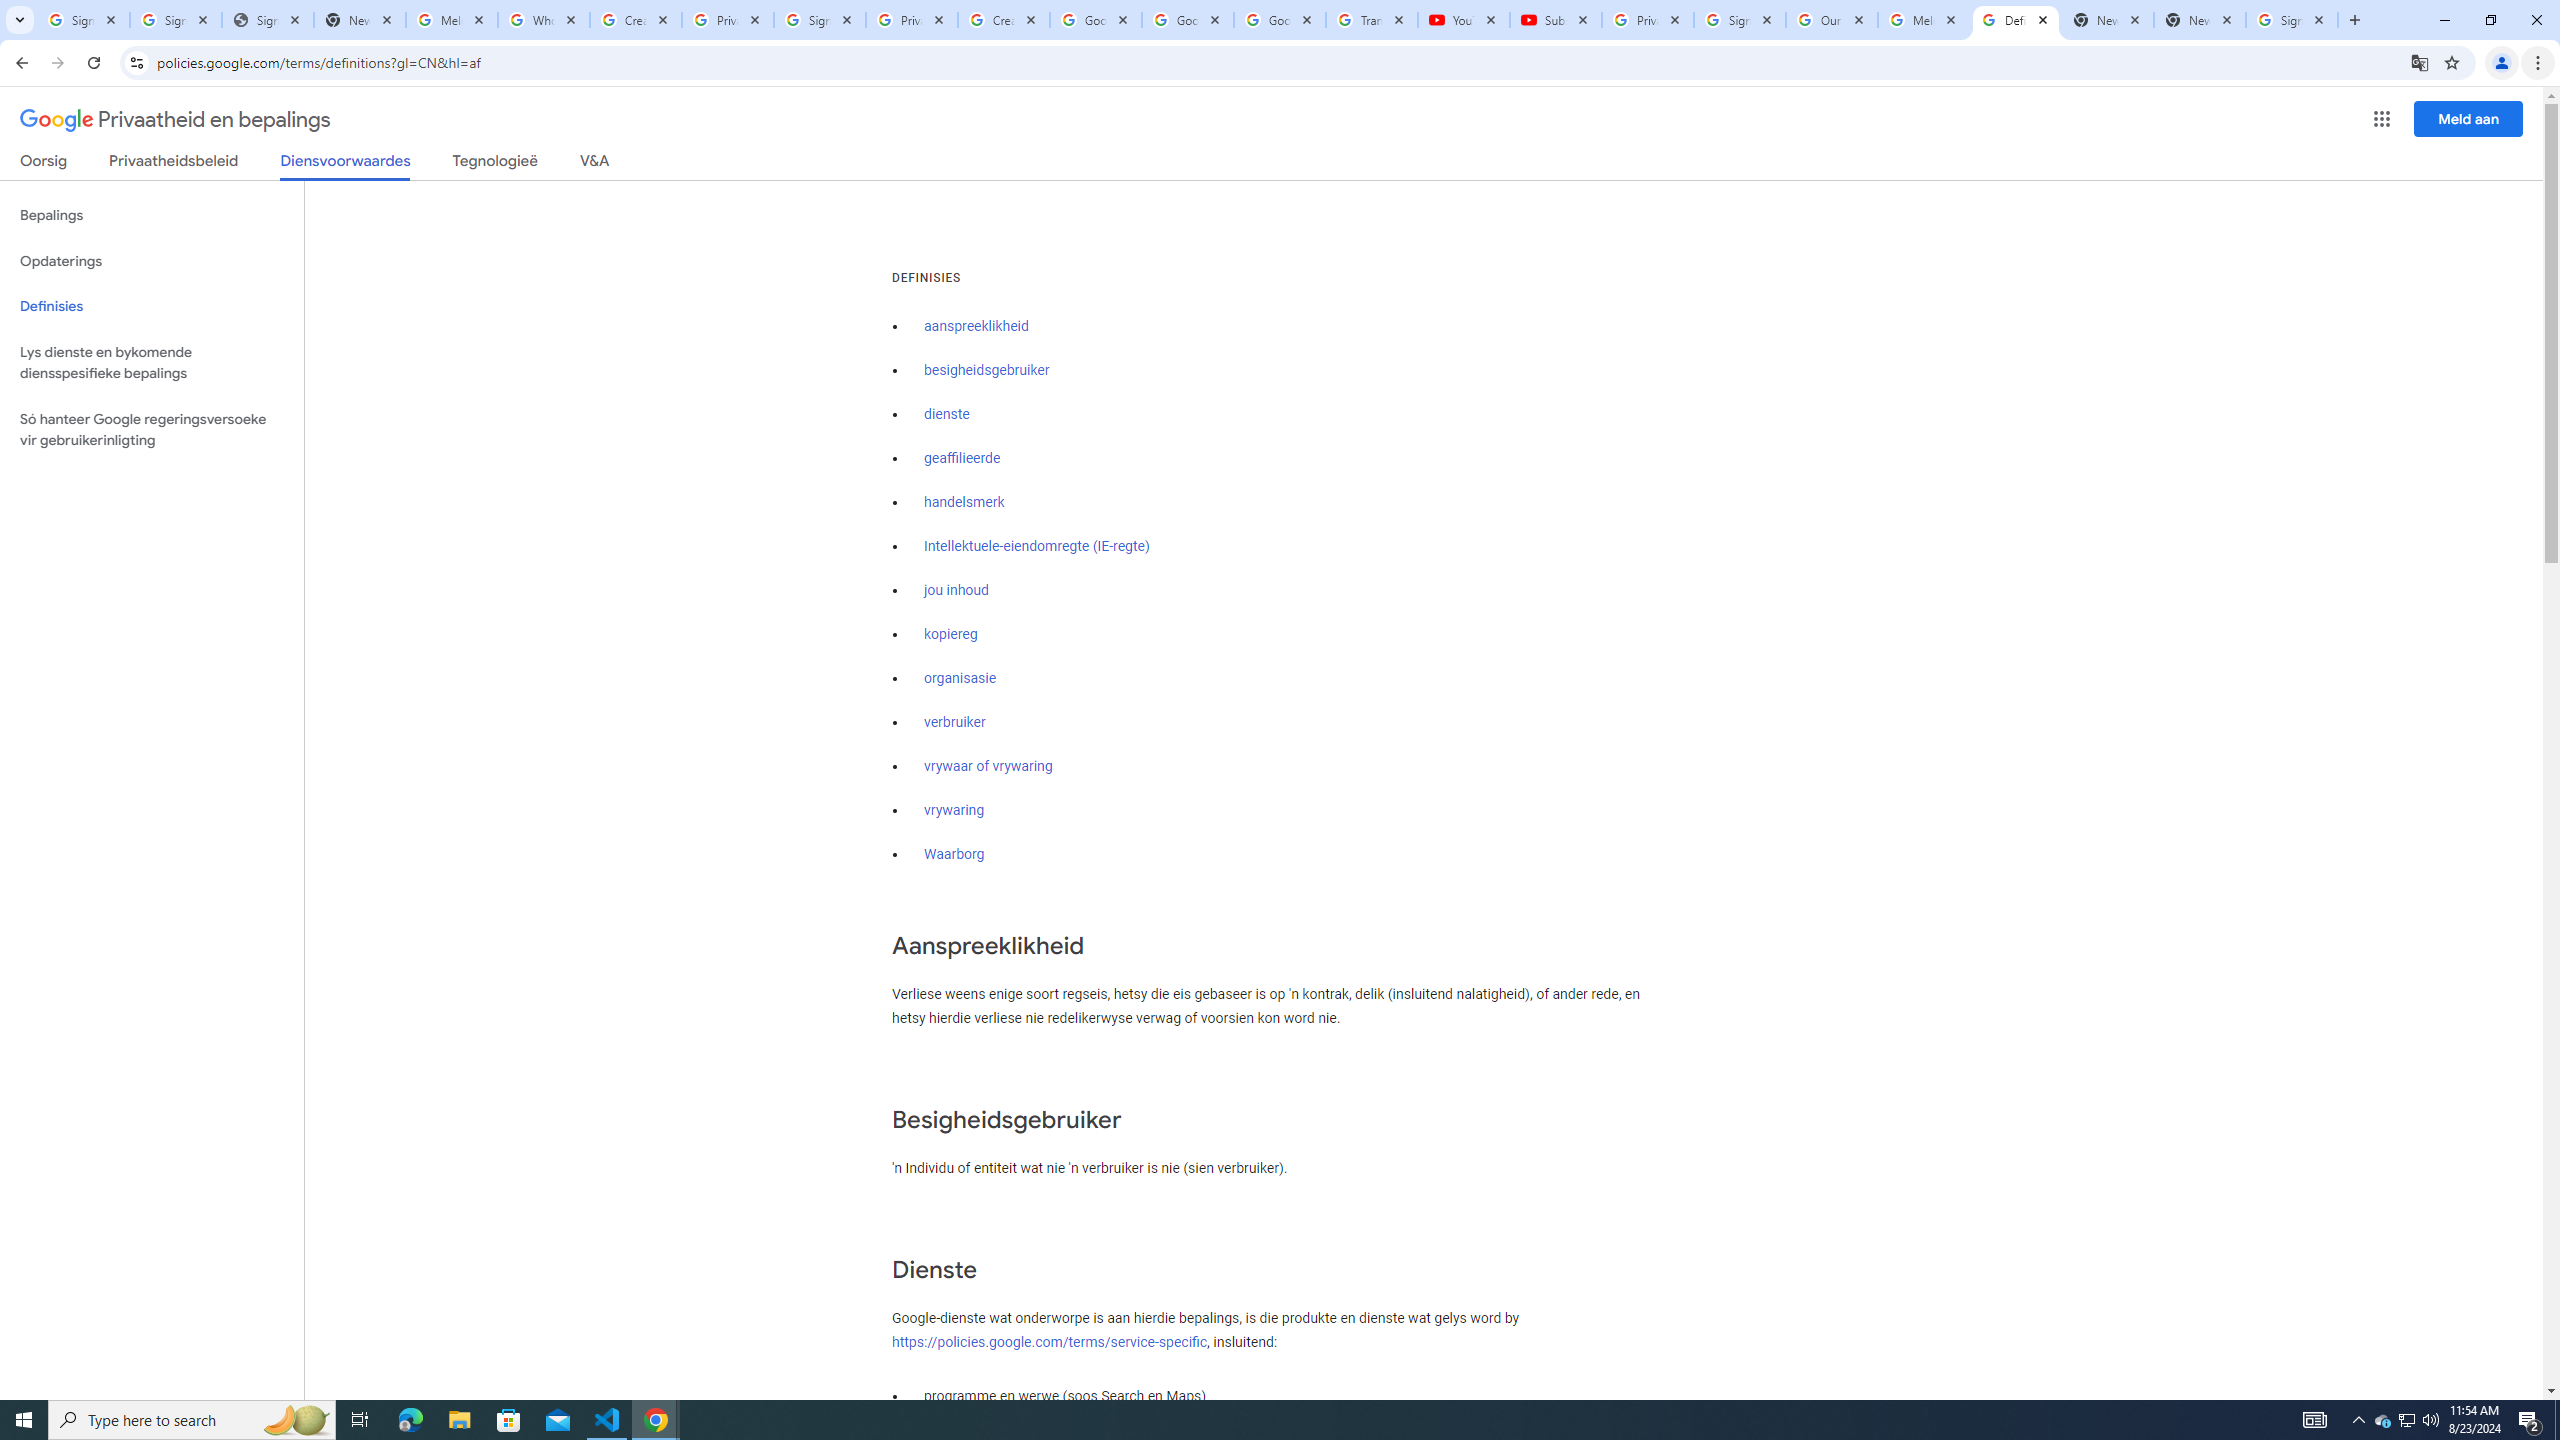  Describe the element at coordinates (1003, 19) in the screenshot. I see `'Create your Google Account'` at that location.